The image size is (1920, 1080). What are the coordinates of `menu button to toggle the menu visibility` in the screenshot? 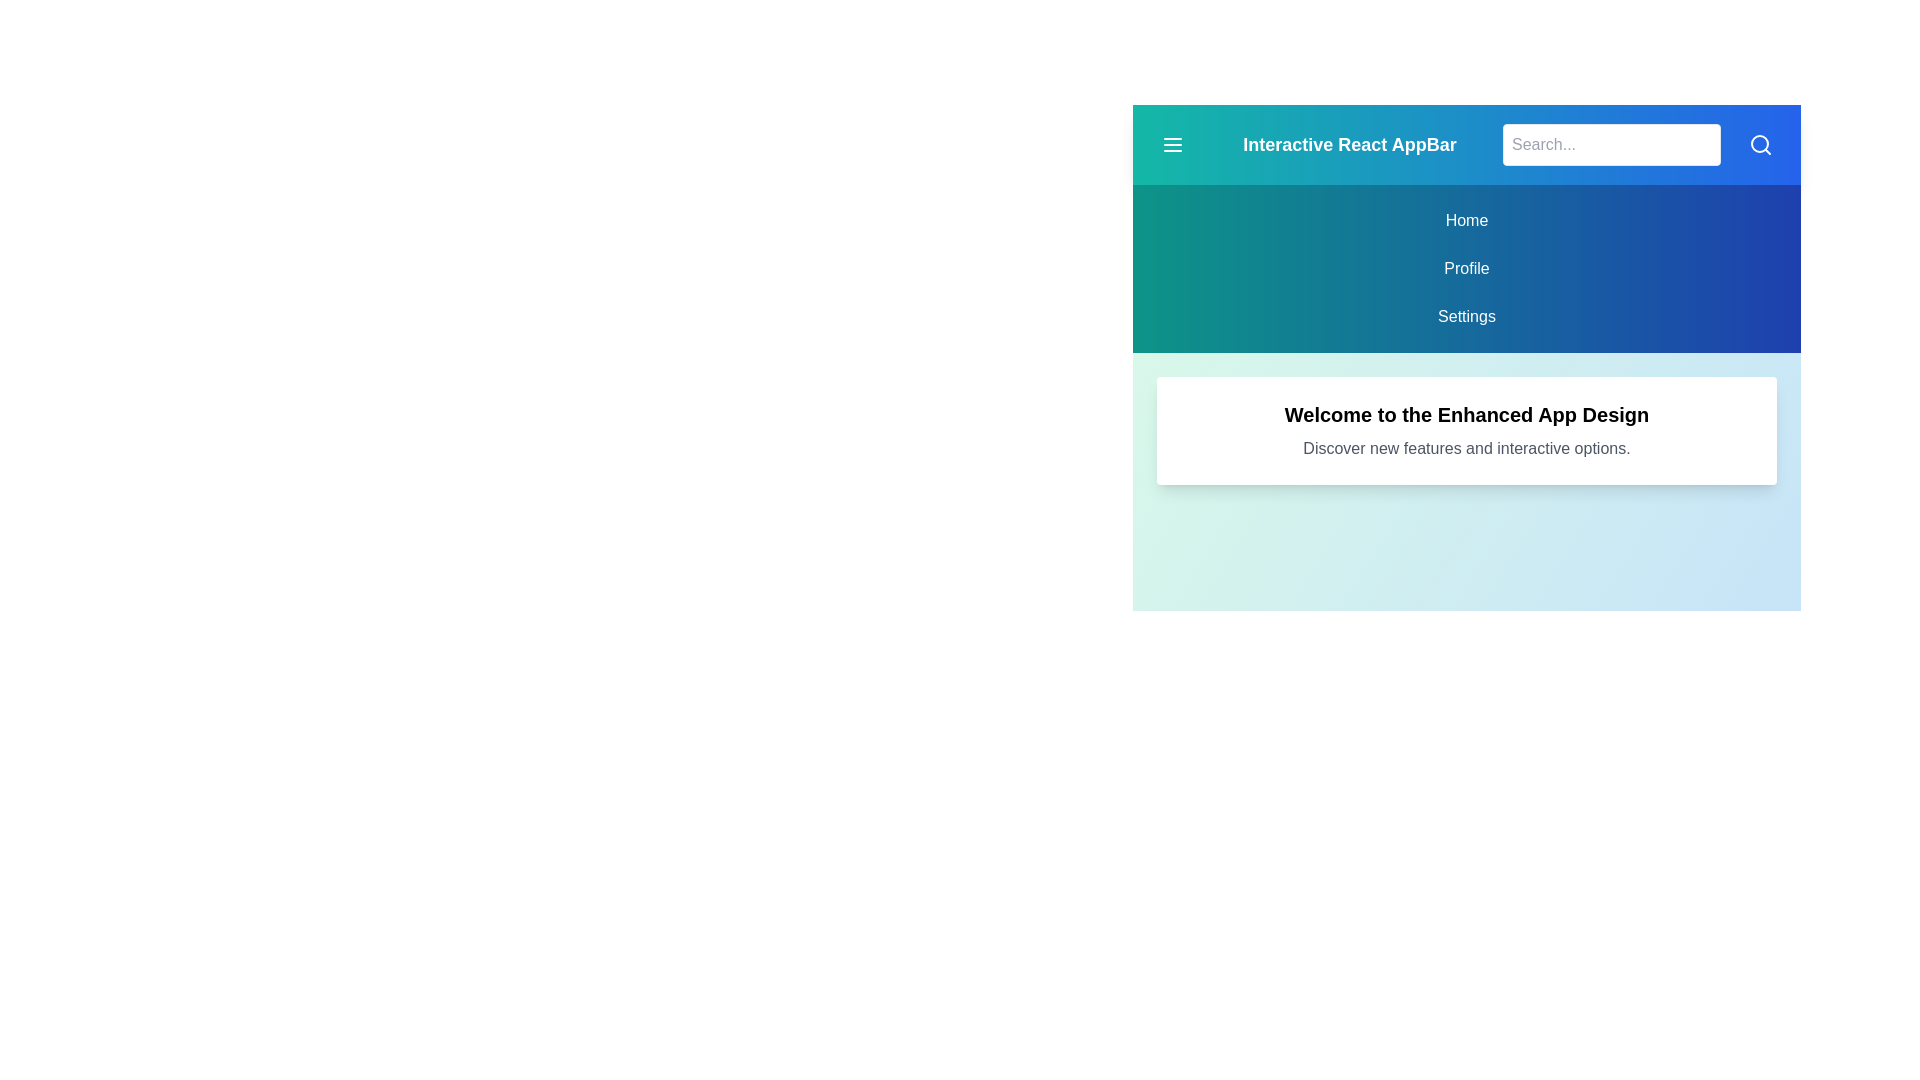 It's located at (1172, 144).